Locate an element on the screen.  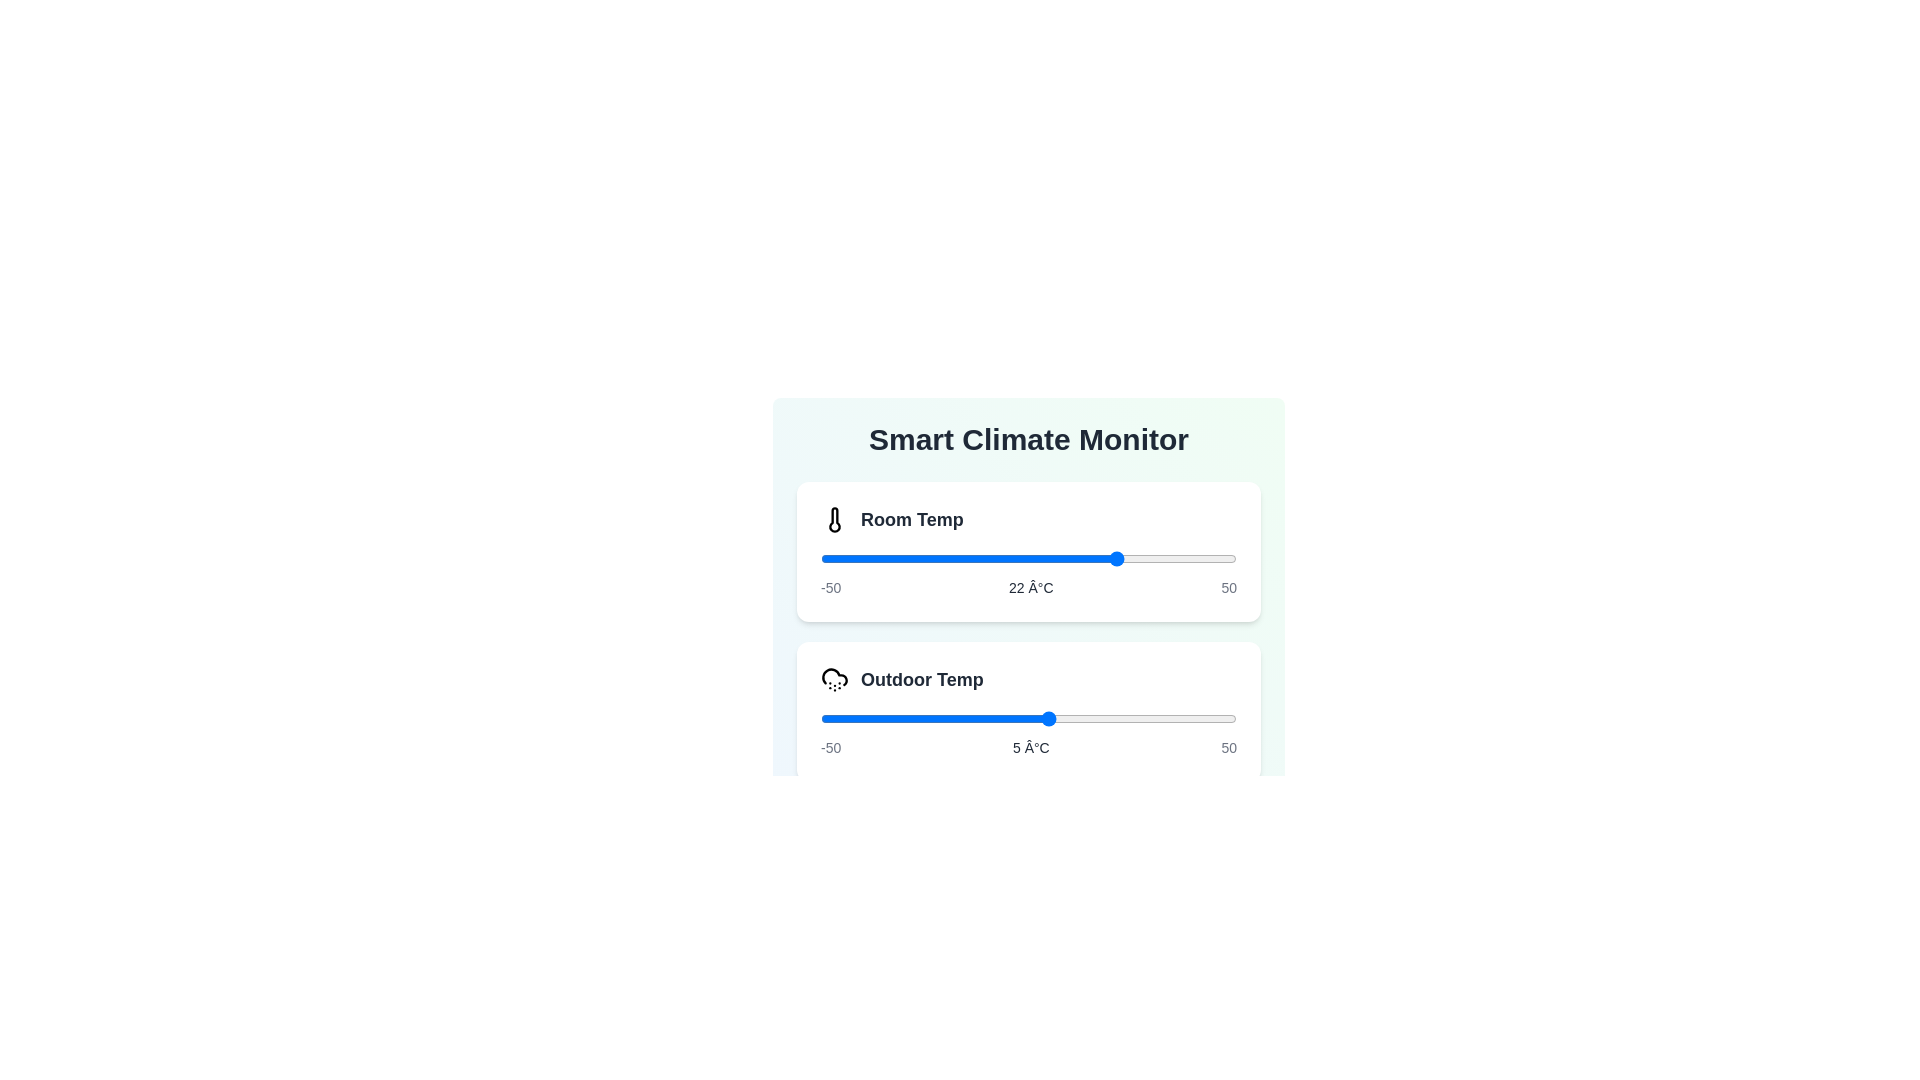
the icon representing 'Room Temp' is located at coordinates (835, 519).